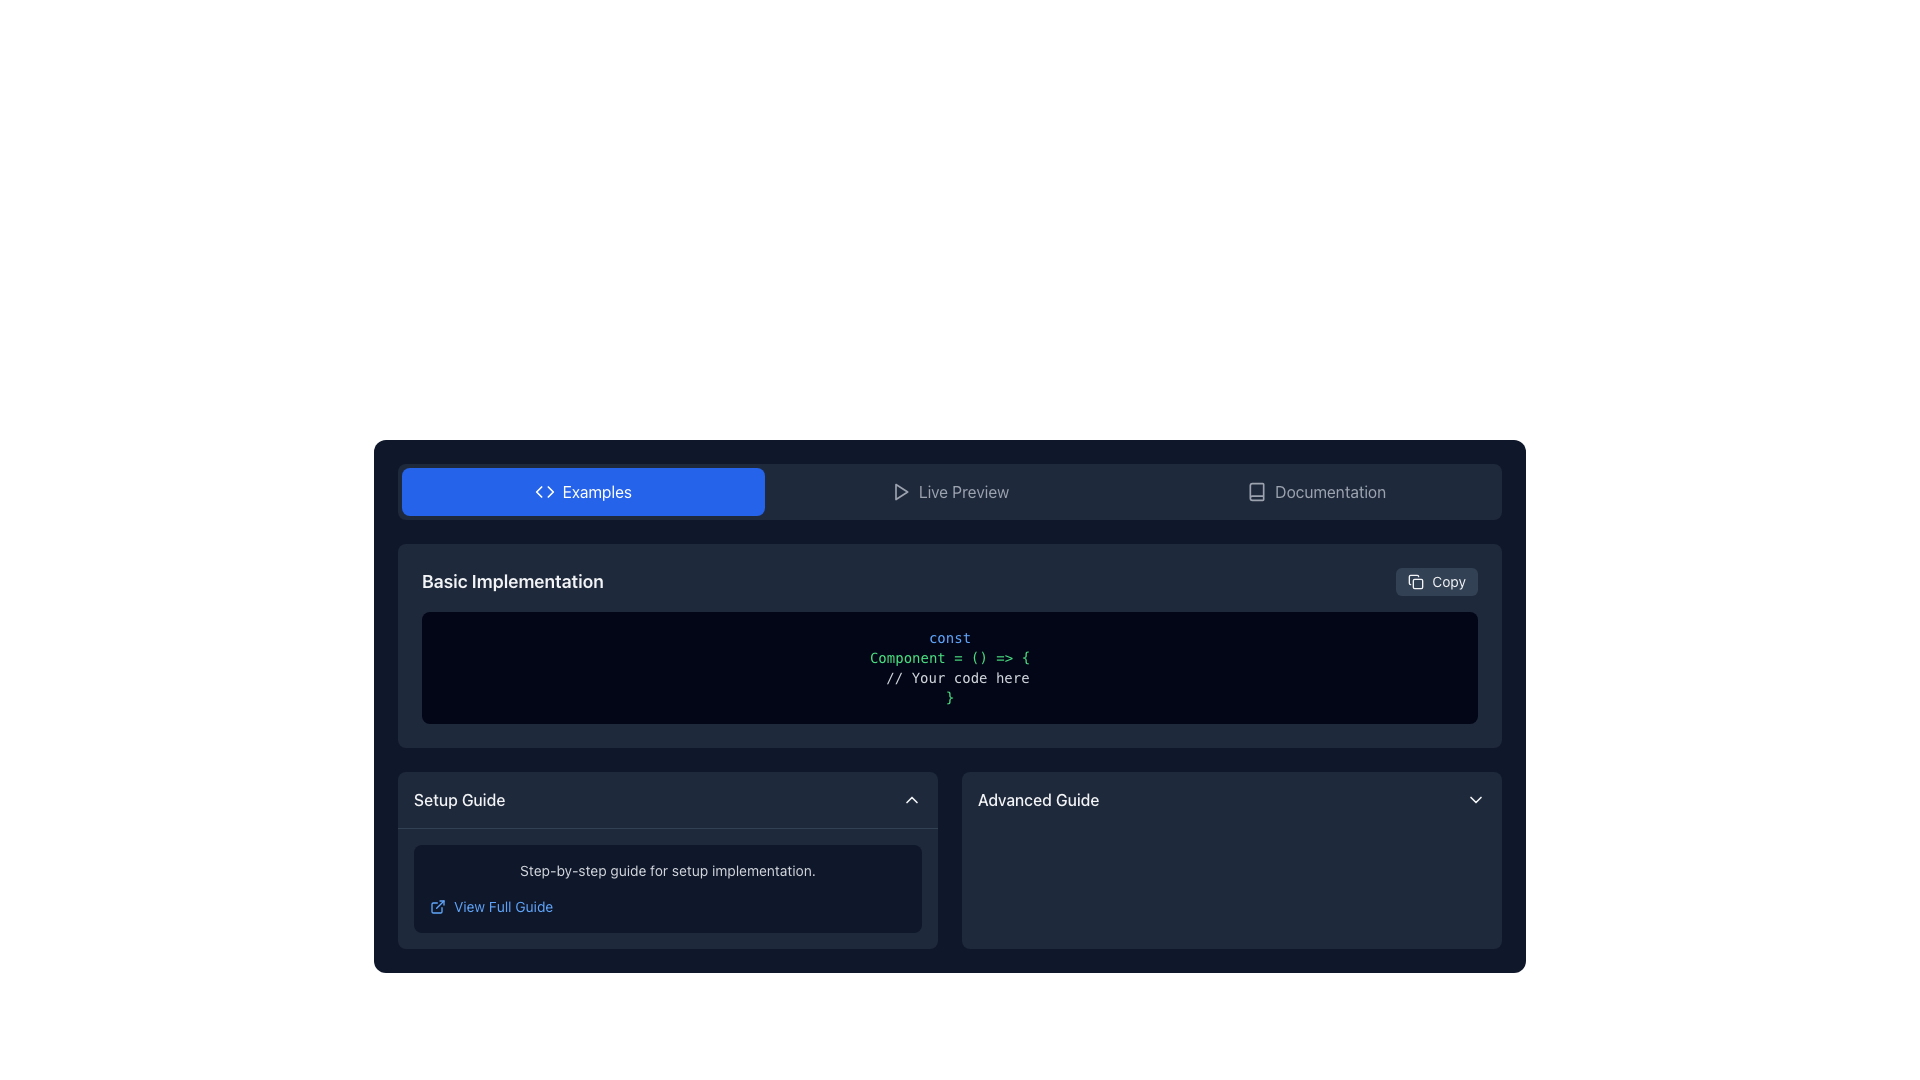  What do you see at coordinates (1415, 582) in the screenshot?
I see `the copy icon located on the right-hand side of the 'Basic Implementation' section, which is visually aligned with the 'Copy' text` at bounding box center [1415, 582].